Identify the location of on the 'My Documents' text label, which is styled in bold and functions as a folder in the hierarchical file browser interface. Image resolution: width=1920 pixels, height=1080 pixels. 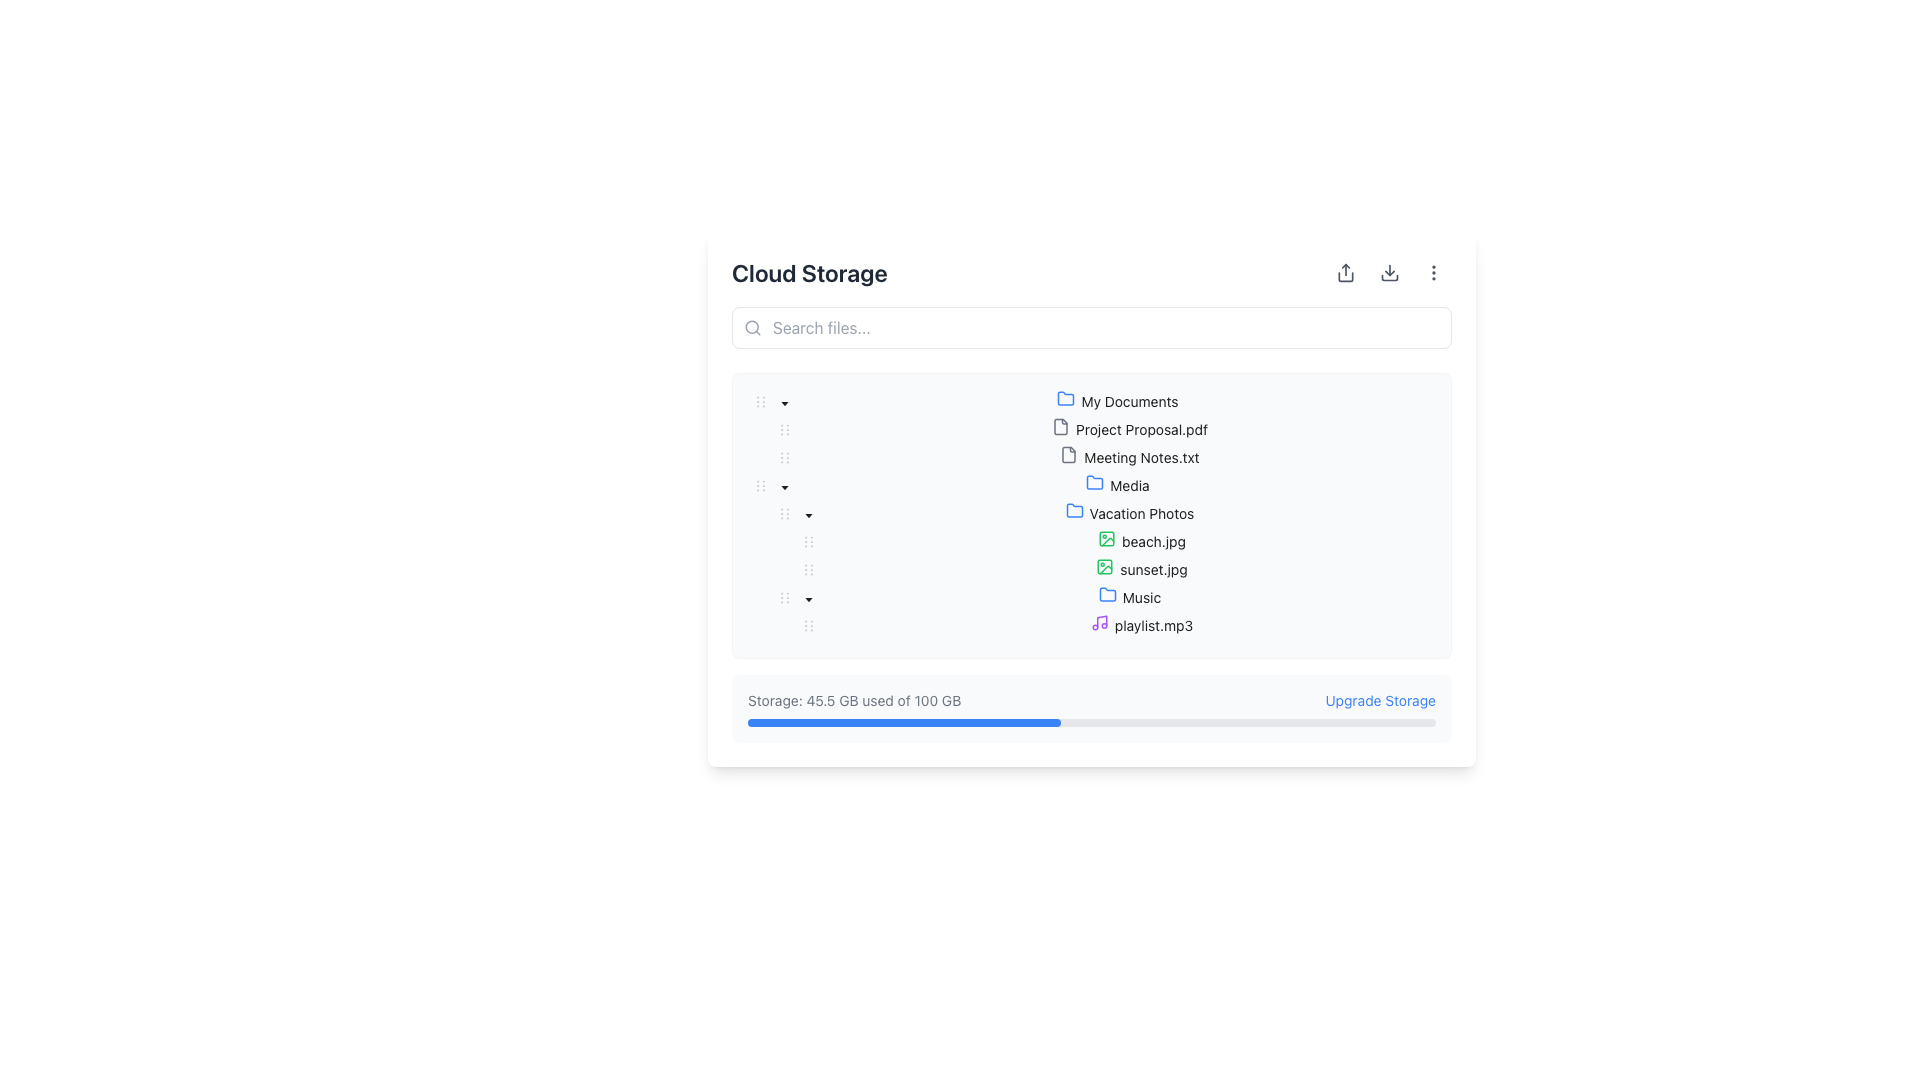
(1129, 401).